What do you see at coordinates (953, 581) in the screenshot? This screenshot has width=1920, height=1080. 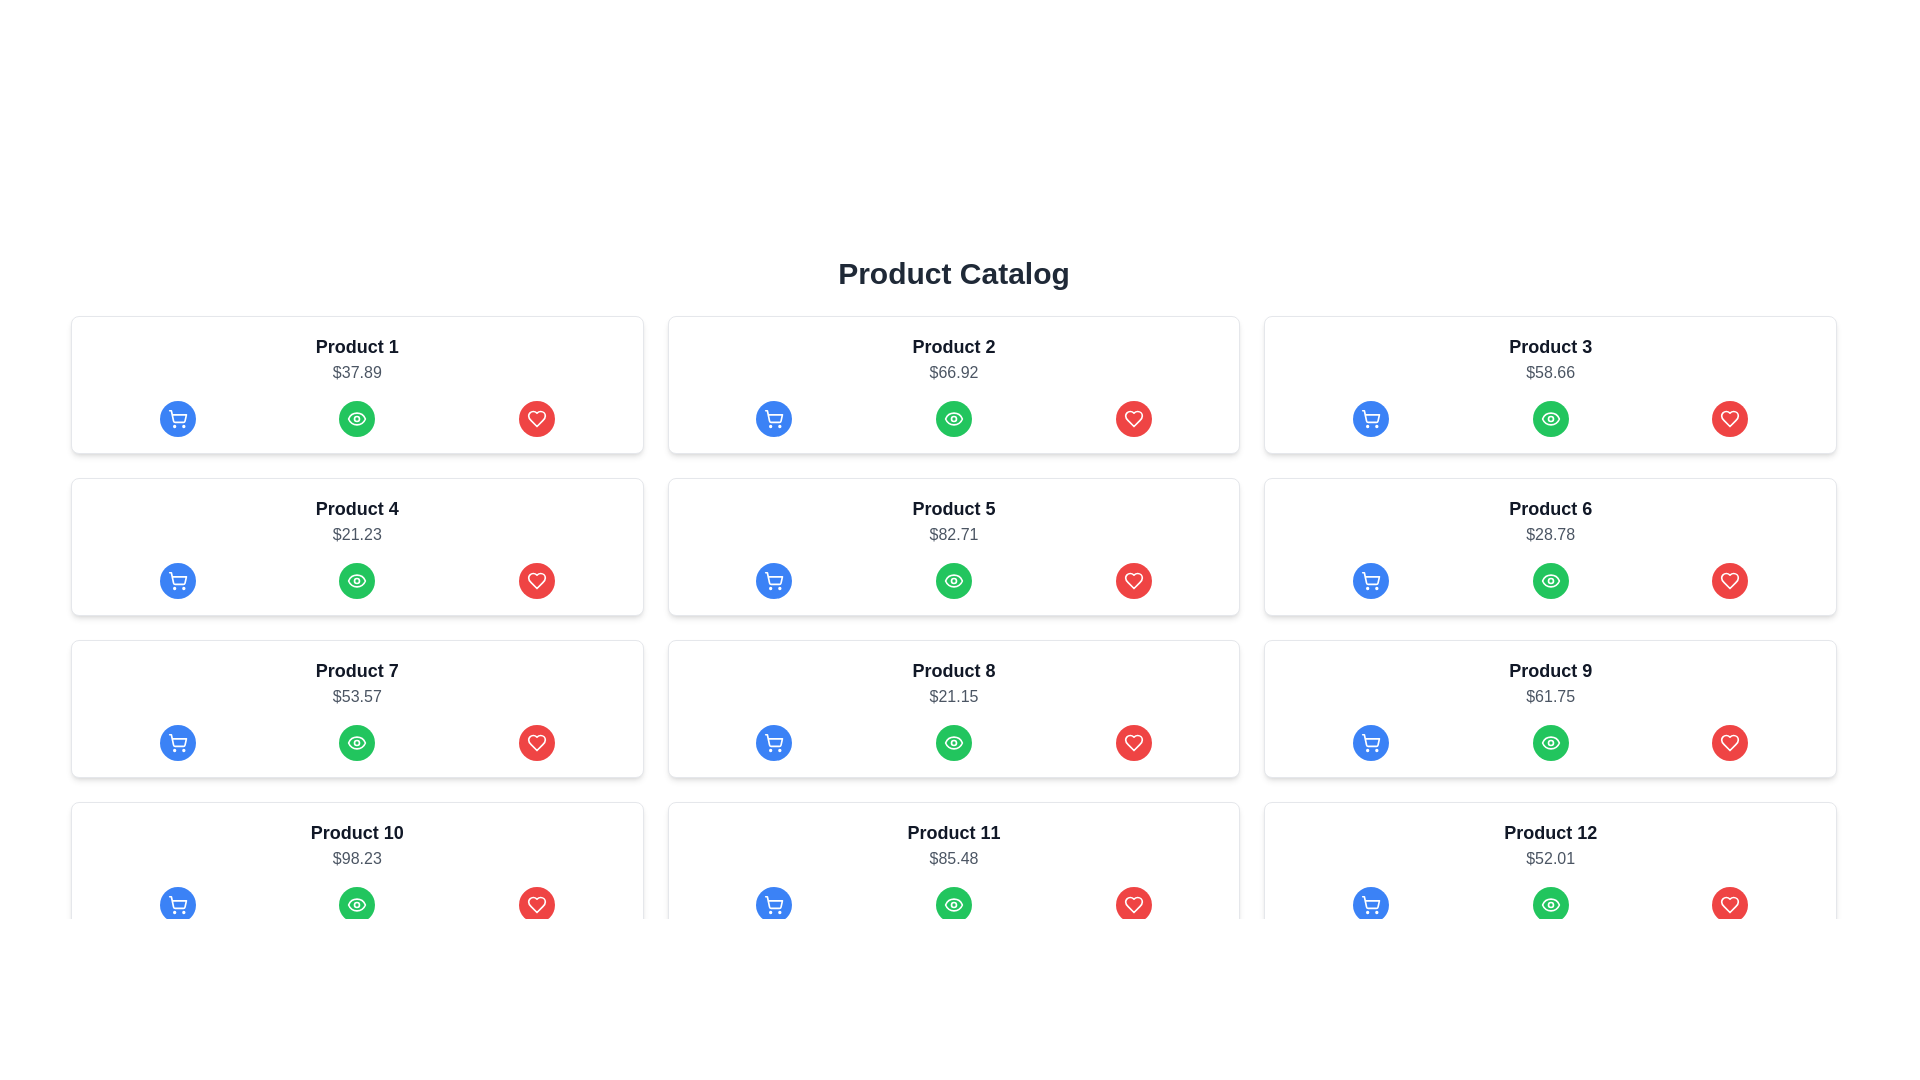 I see `the 'view' Icon Button located in the fifth product card titled 'Product 5', positioned centrally below the product title and price, to activate visual feedback` at bounding box center [953, 581].